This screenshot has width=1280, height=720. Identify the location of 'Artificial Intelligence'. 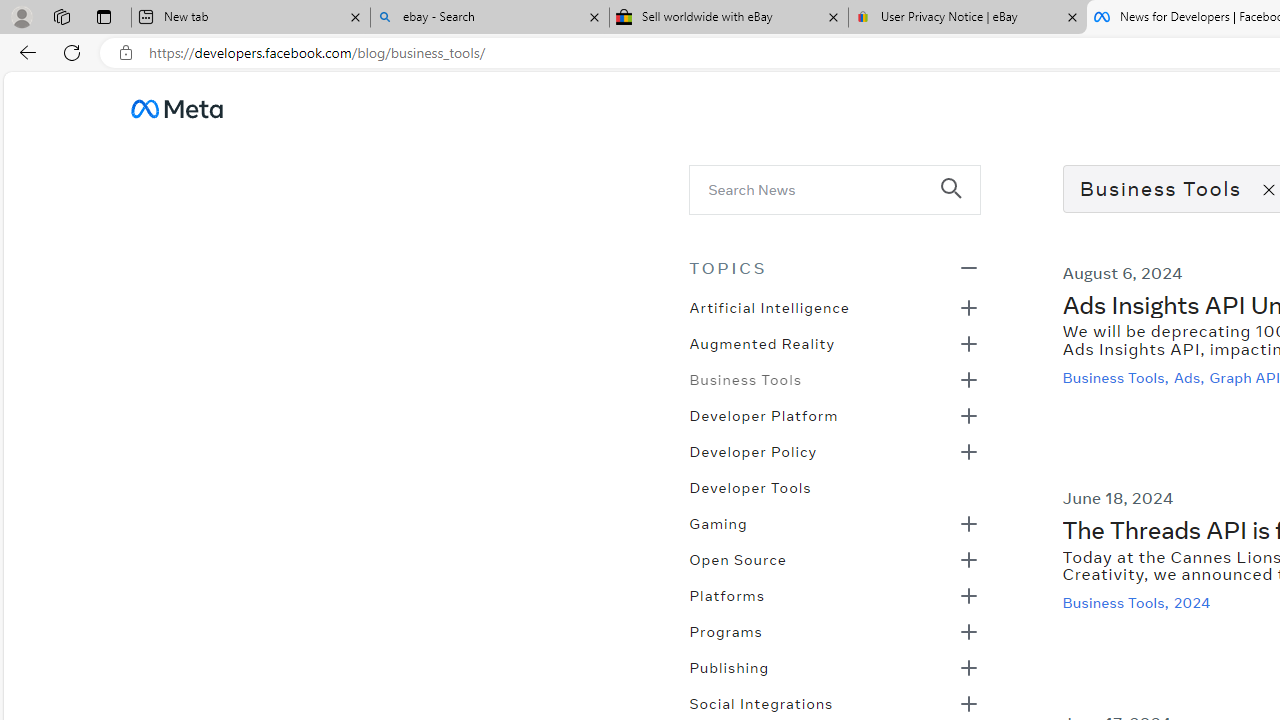
(768, 306).